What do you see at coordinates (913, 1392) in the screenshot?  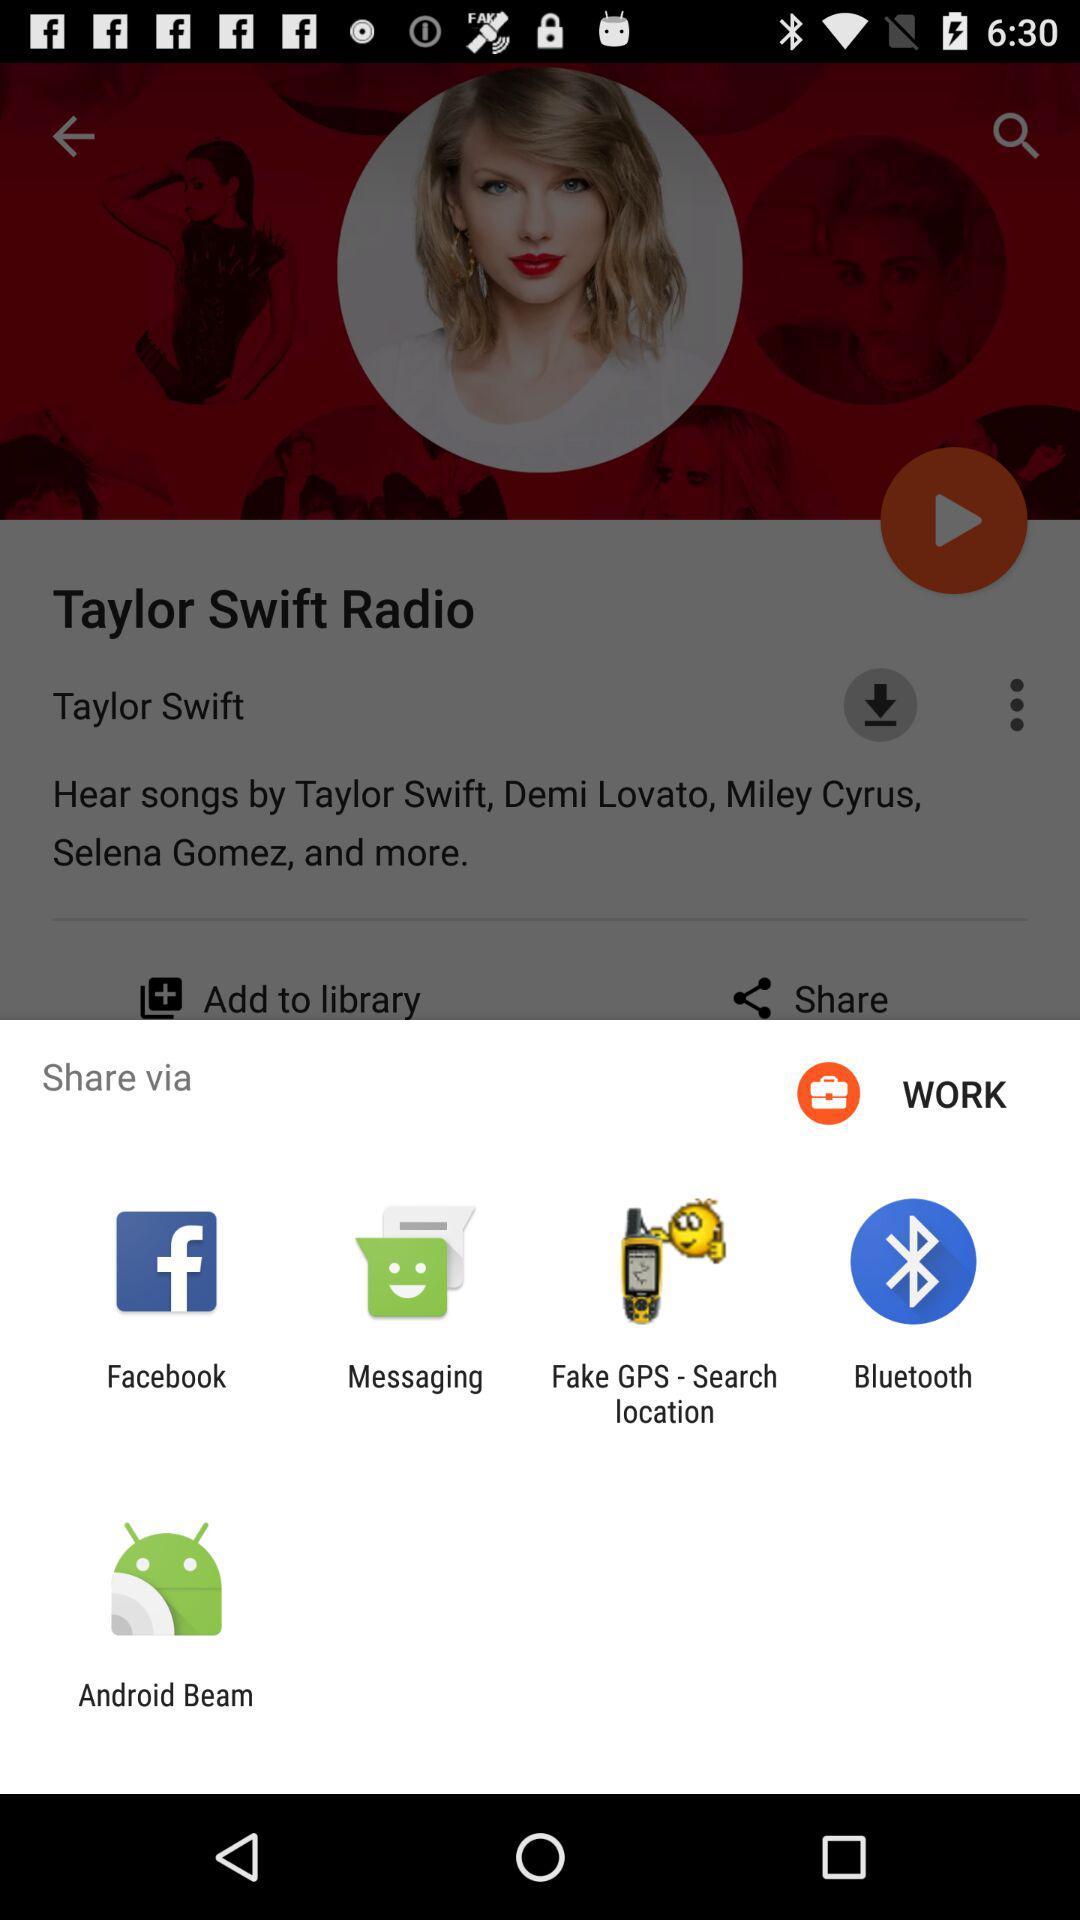 I see `icon next to fake gps search app` at bounding box center [913, 1392].